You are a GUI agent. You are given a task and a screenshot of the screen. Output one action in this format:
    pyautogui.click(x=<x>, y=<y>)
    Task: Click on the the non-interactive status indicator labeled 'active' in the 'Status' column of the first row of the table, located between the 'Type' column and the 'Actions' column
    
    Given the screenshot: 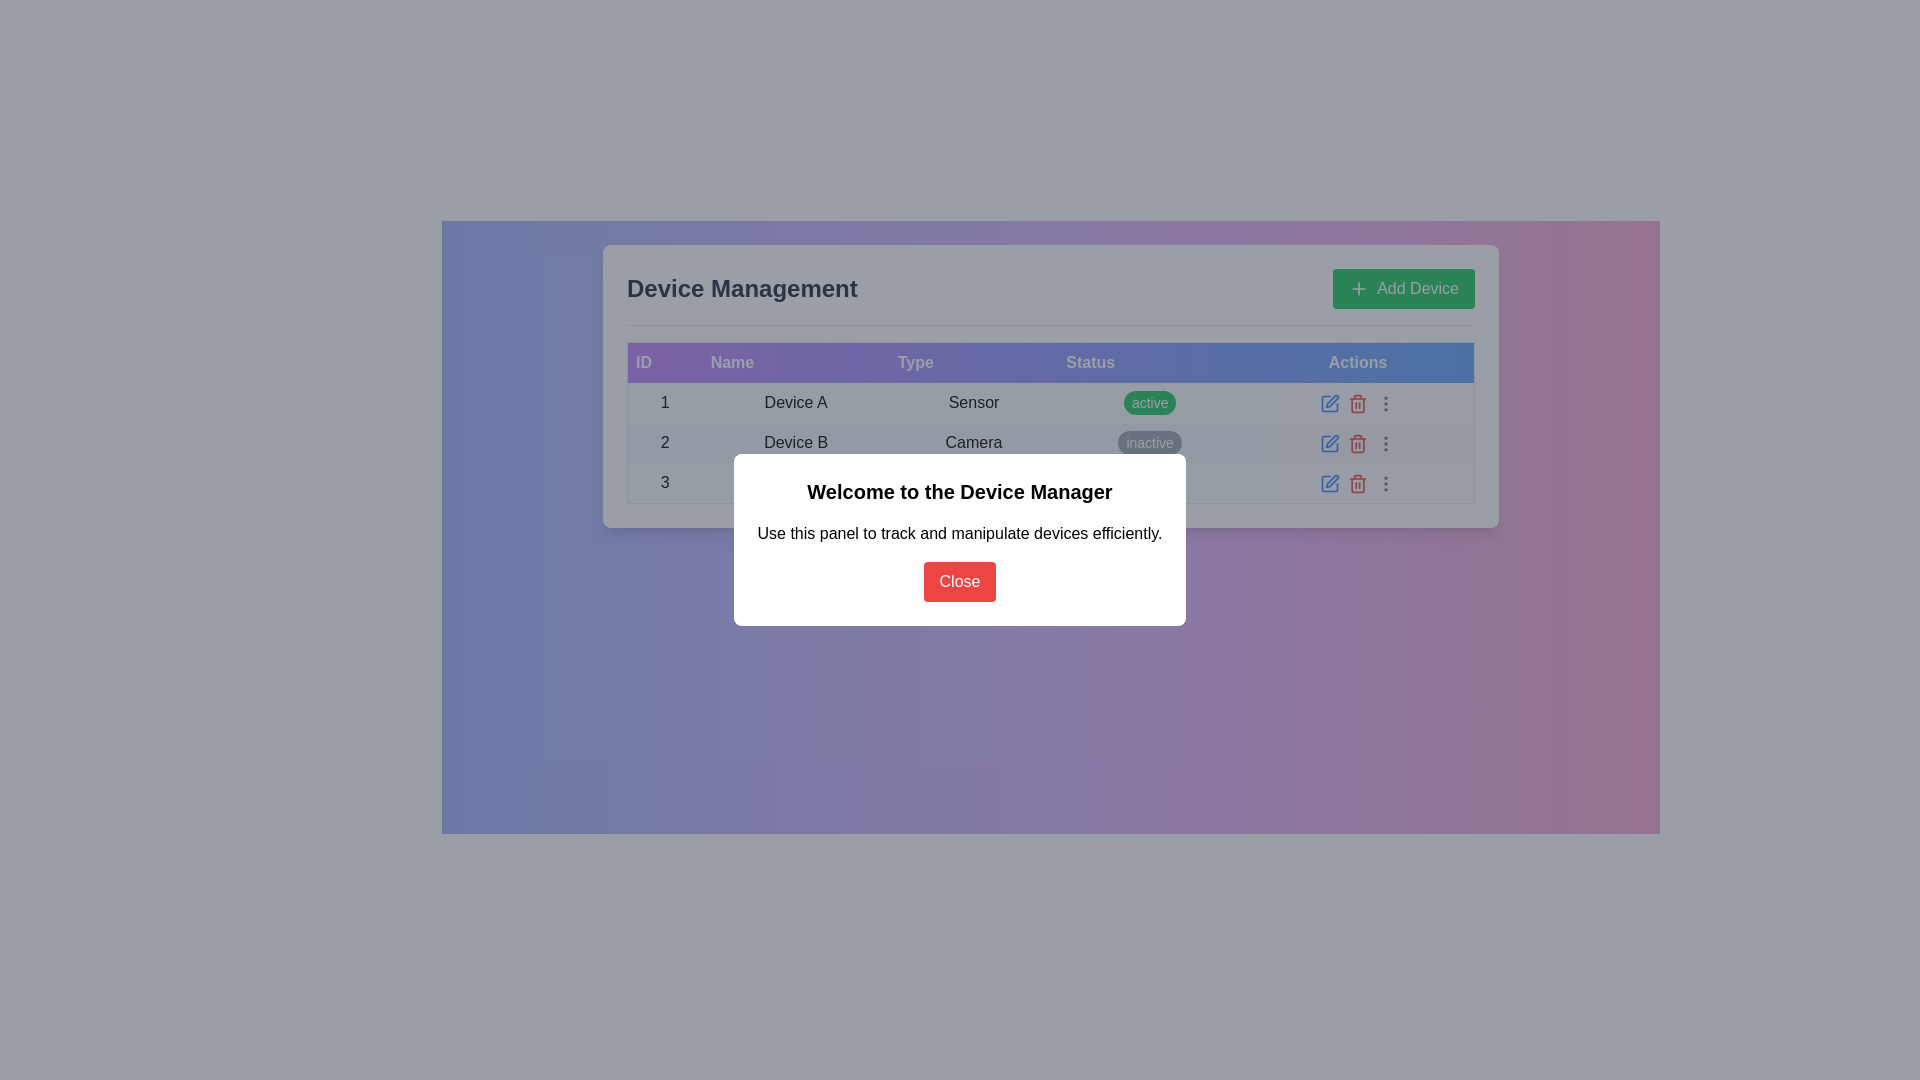 What is the action you would take?
    pyautogui.click(x=1150, y=402)
    